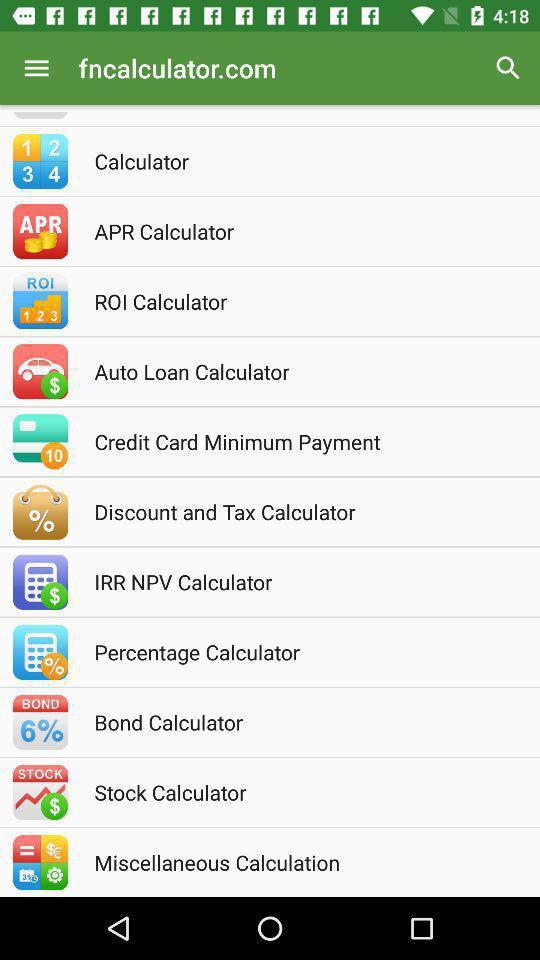 The width and height of the screenshot is (540, 960). I want to click on the auto loan calculator icon, so click(296, 370).